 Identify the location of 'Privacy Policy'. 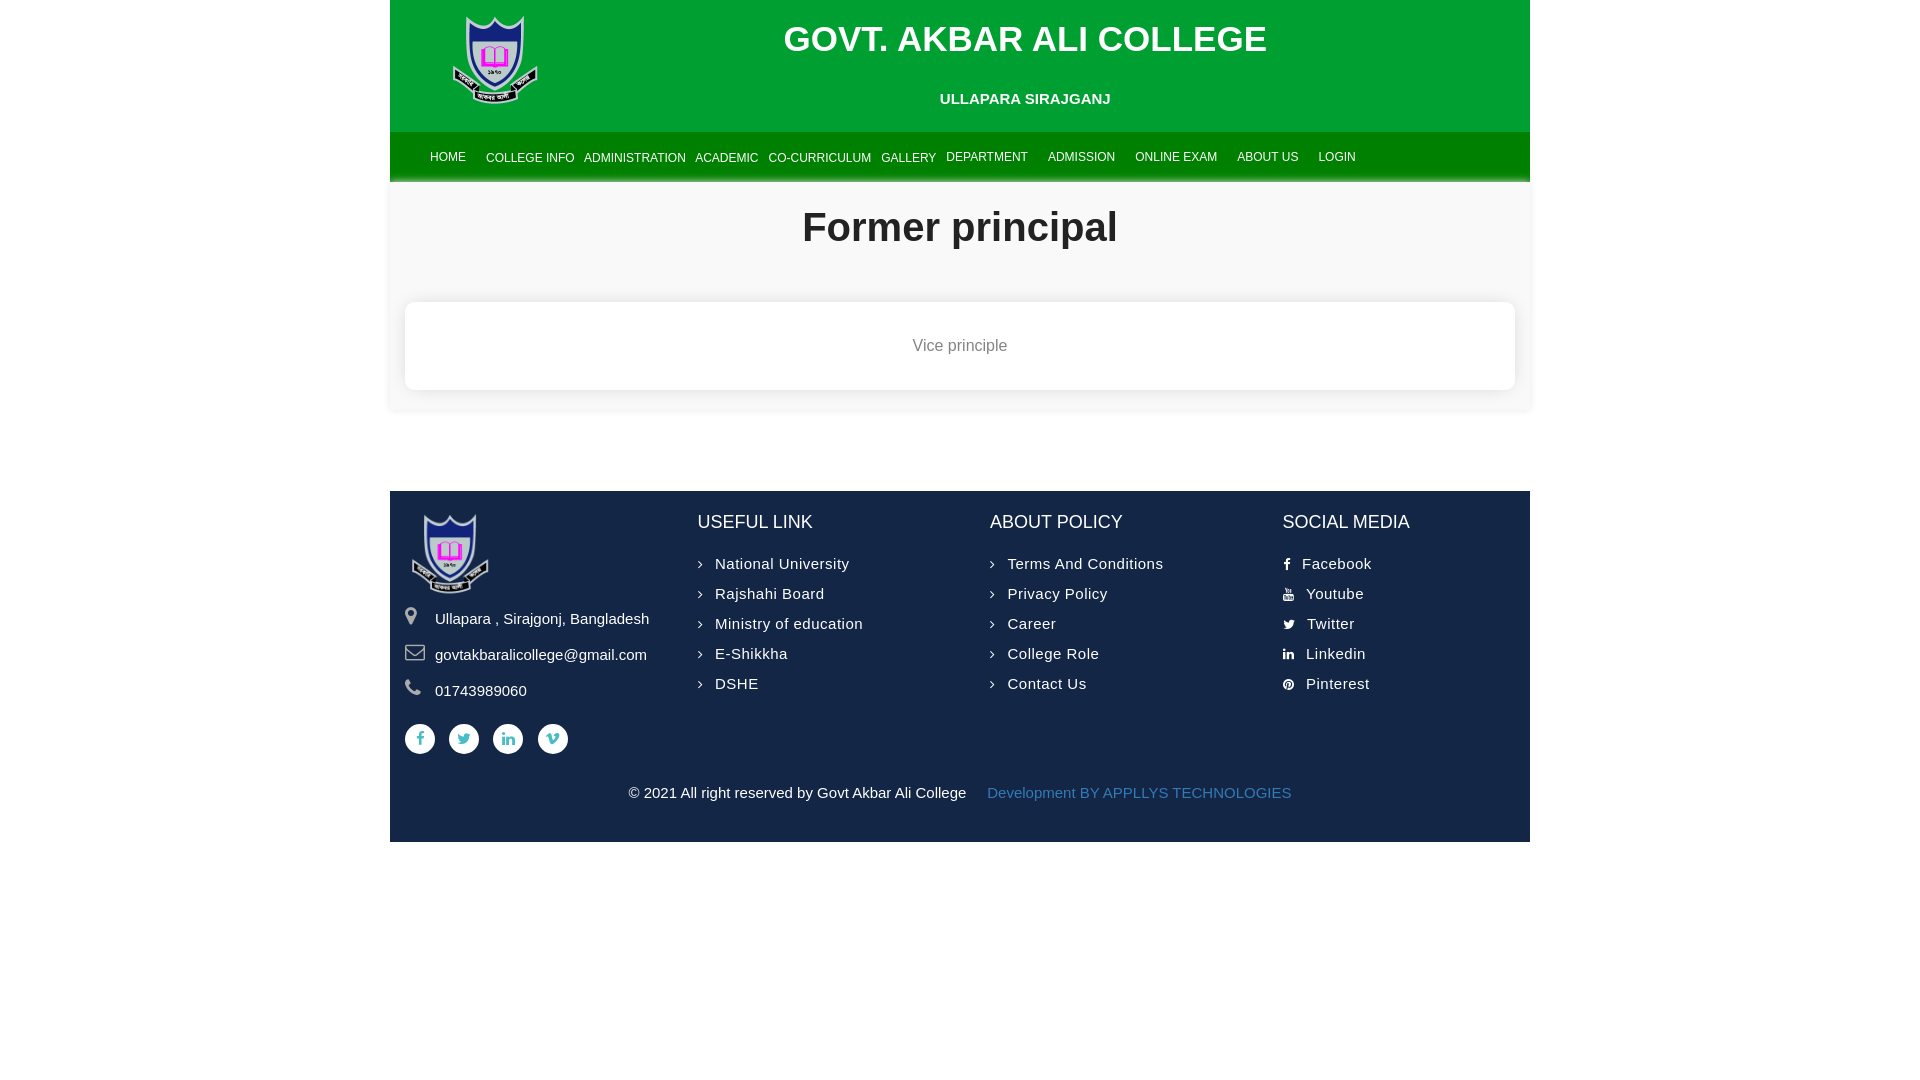
(1048, 592).